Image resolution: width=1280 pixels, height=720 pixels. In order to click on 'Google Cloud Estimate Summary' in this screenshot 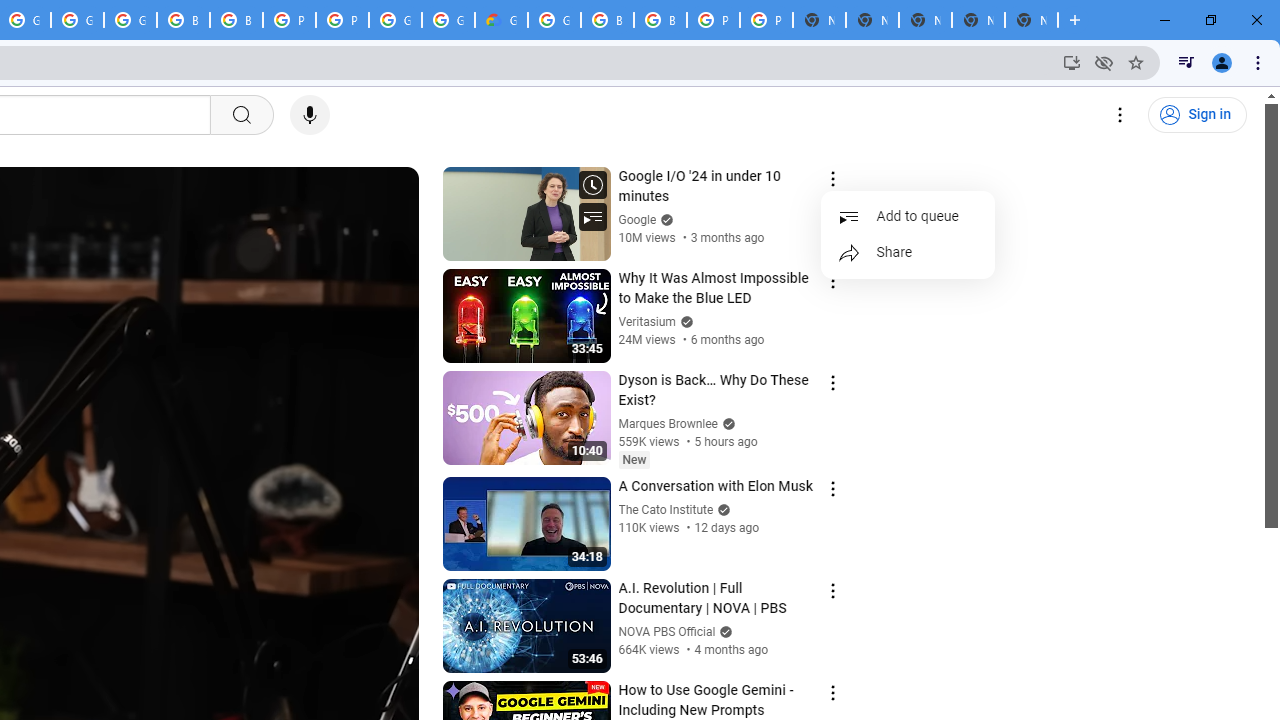, I will do `click(501, 20)`.